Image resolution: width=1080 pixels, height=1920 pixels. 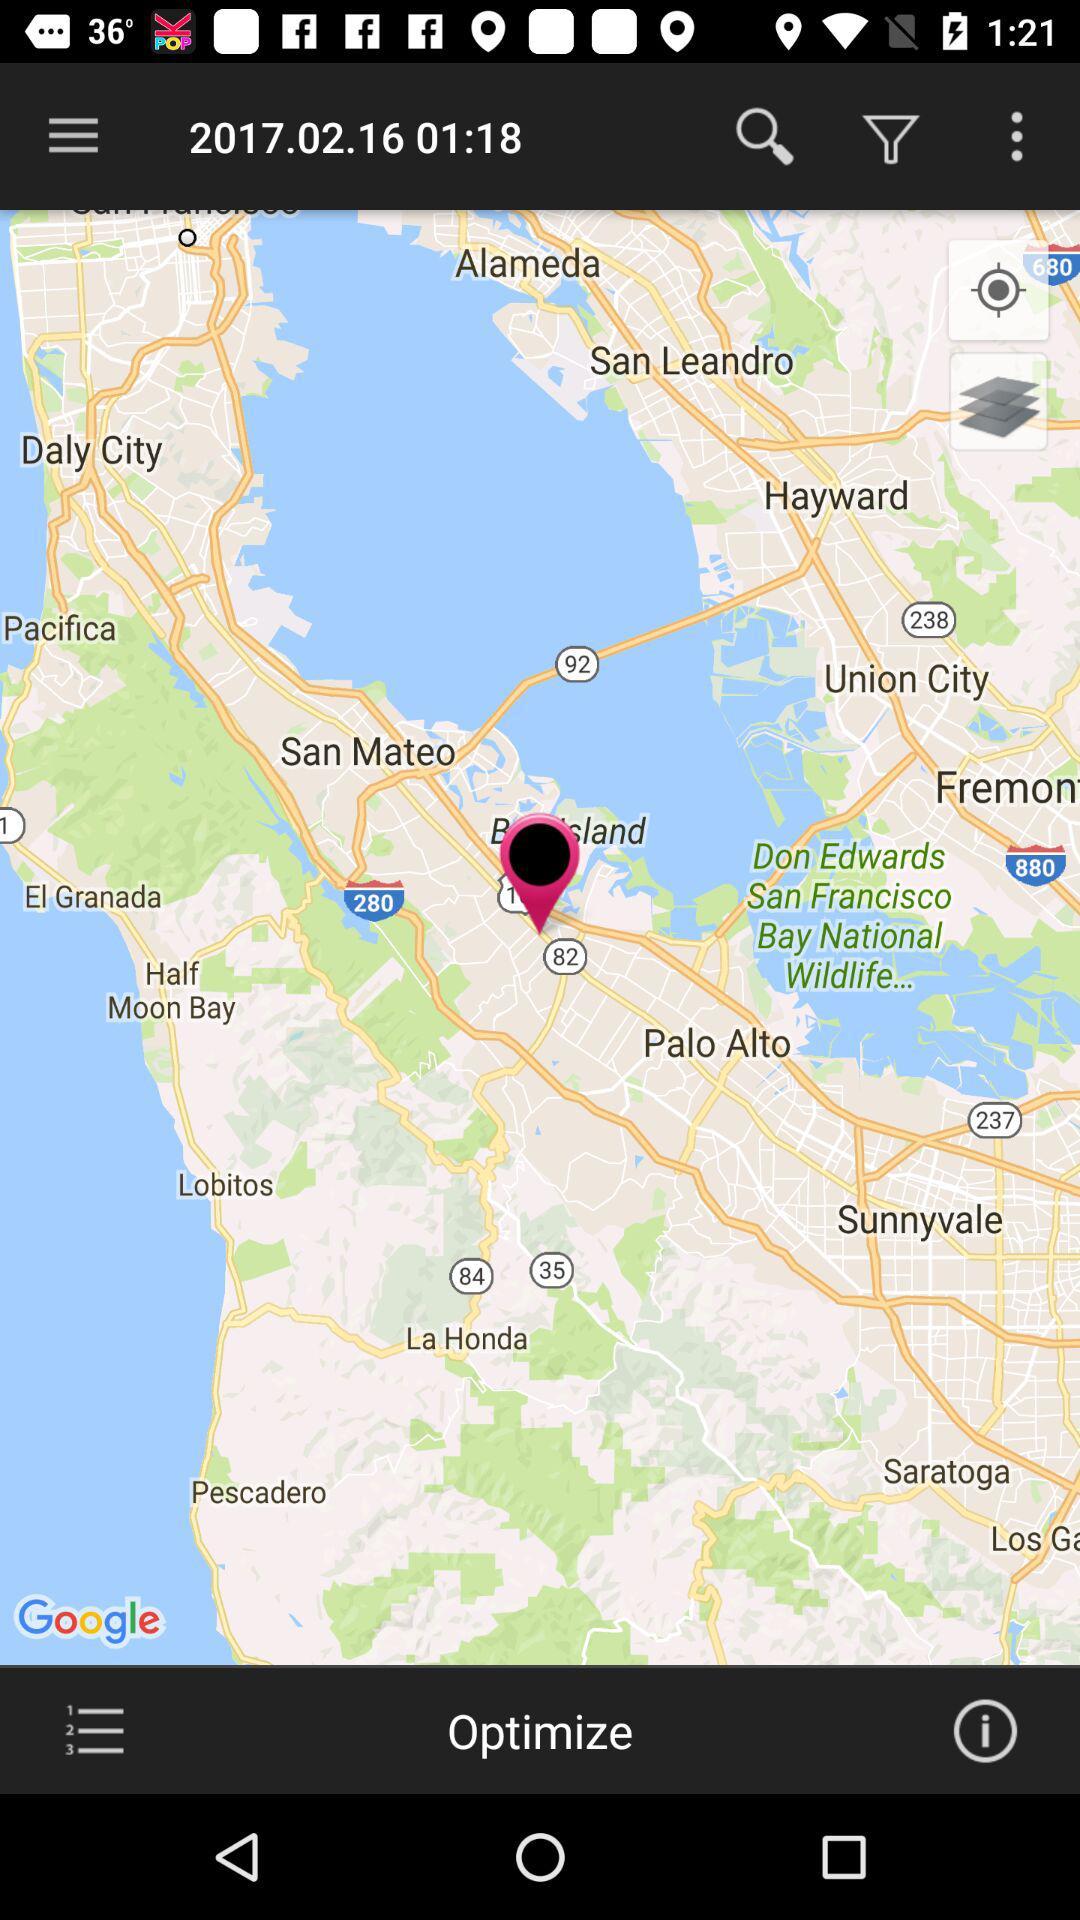 I want to click on tab to maps toggle to select location pointout location on map, so click(x=94, y=1730).